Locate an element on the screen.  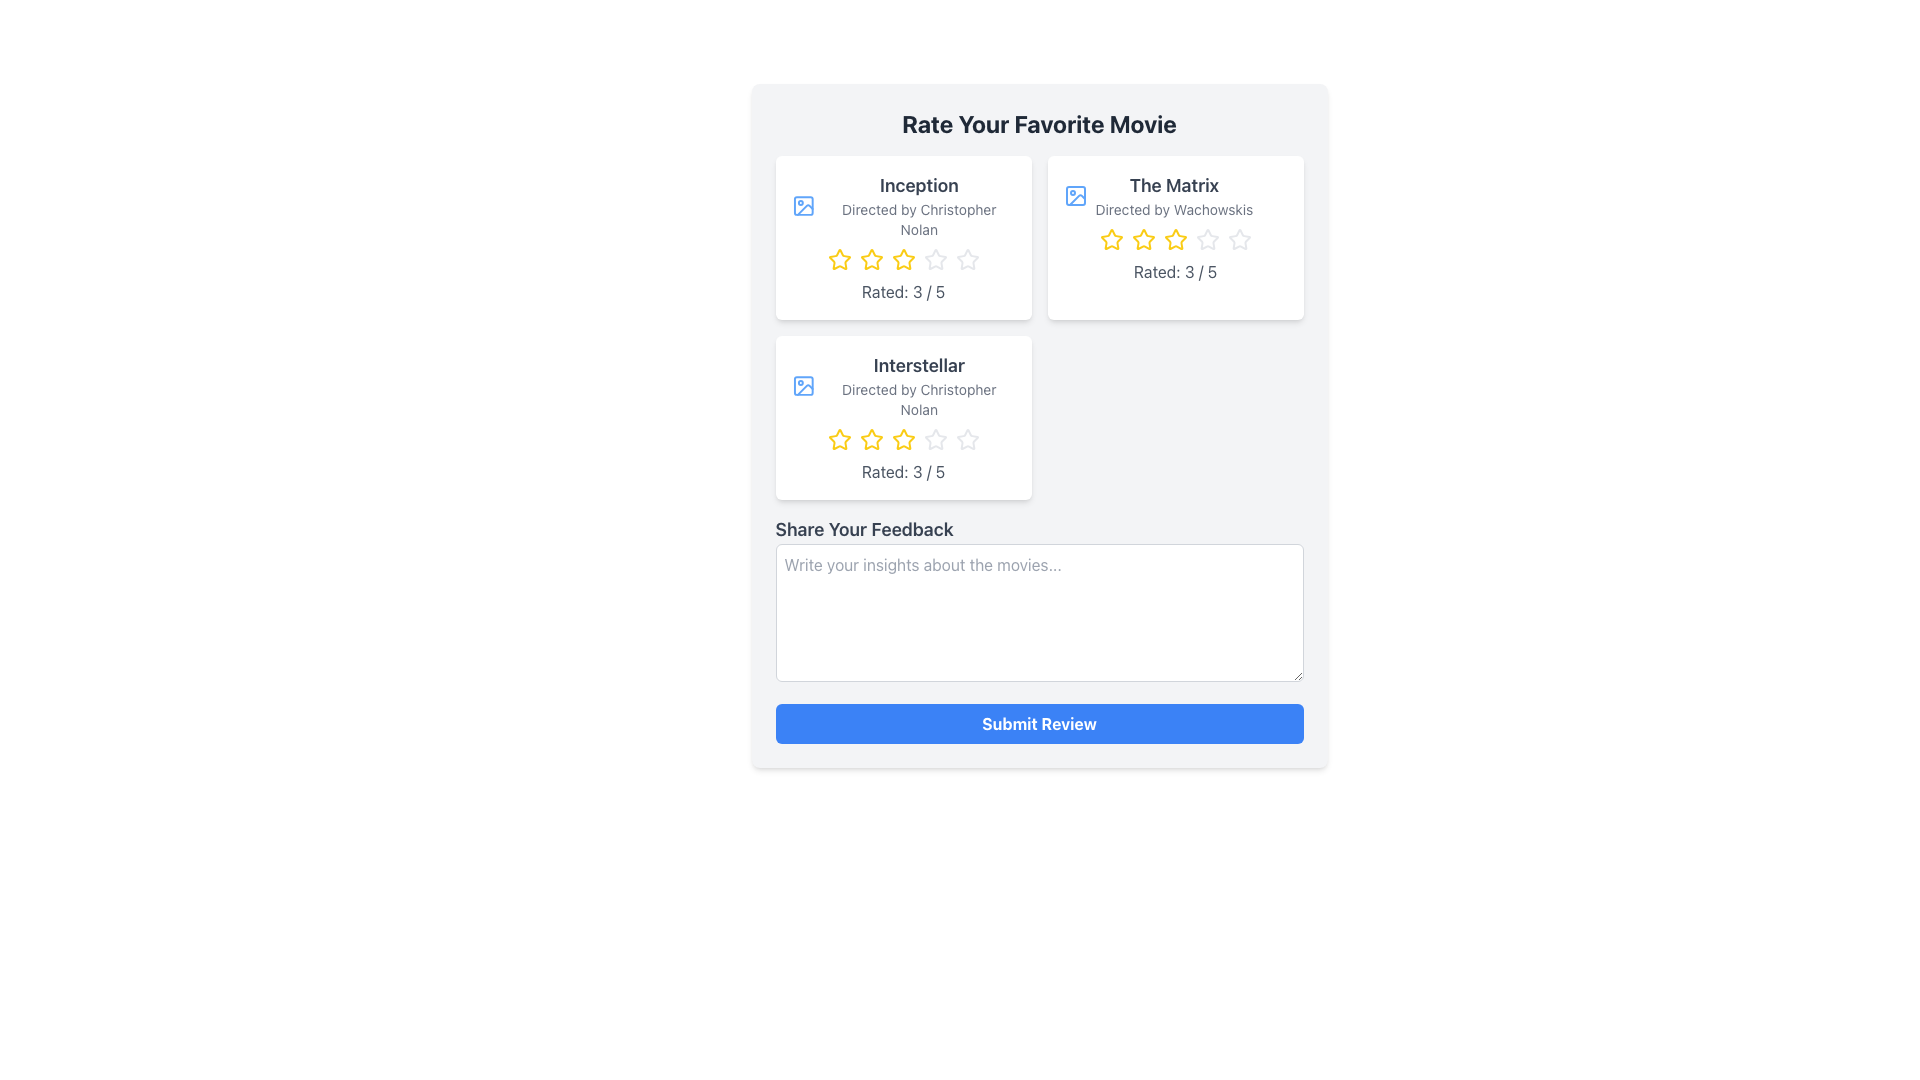
the icon or image placeholder for the movie 'Inception', located at the top-left corner of its card, adjacent to the title and description is located at coordinates (803, 205).